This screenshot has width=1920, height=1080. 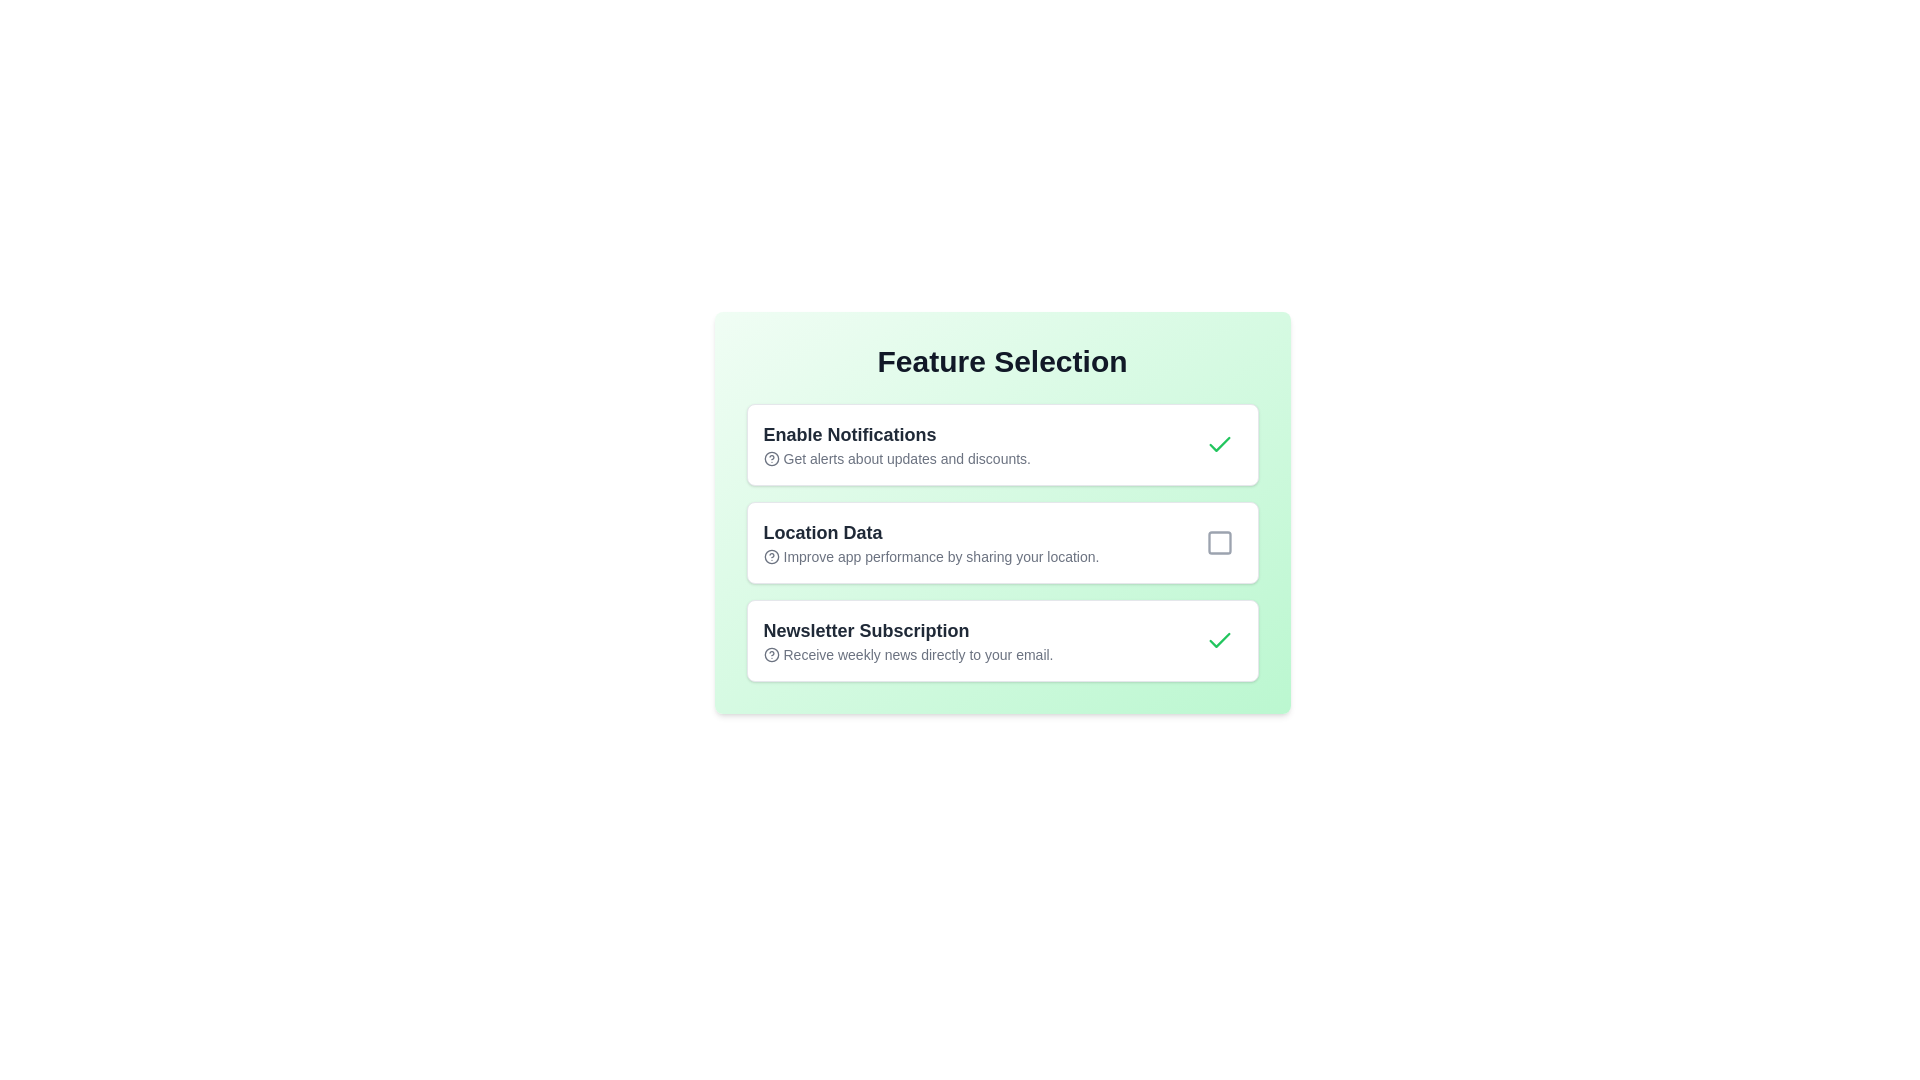 What do you see at coordinates (1002, 543) in the screenshot?
I see `the grouped list with interactive controls for feature selection, which is located below the title 'Feature Selection' and allows users to select or deselect options related to notifications, location data, and newsletter subscription` at bounding box center [1002, 543].